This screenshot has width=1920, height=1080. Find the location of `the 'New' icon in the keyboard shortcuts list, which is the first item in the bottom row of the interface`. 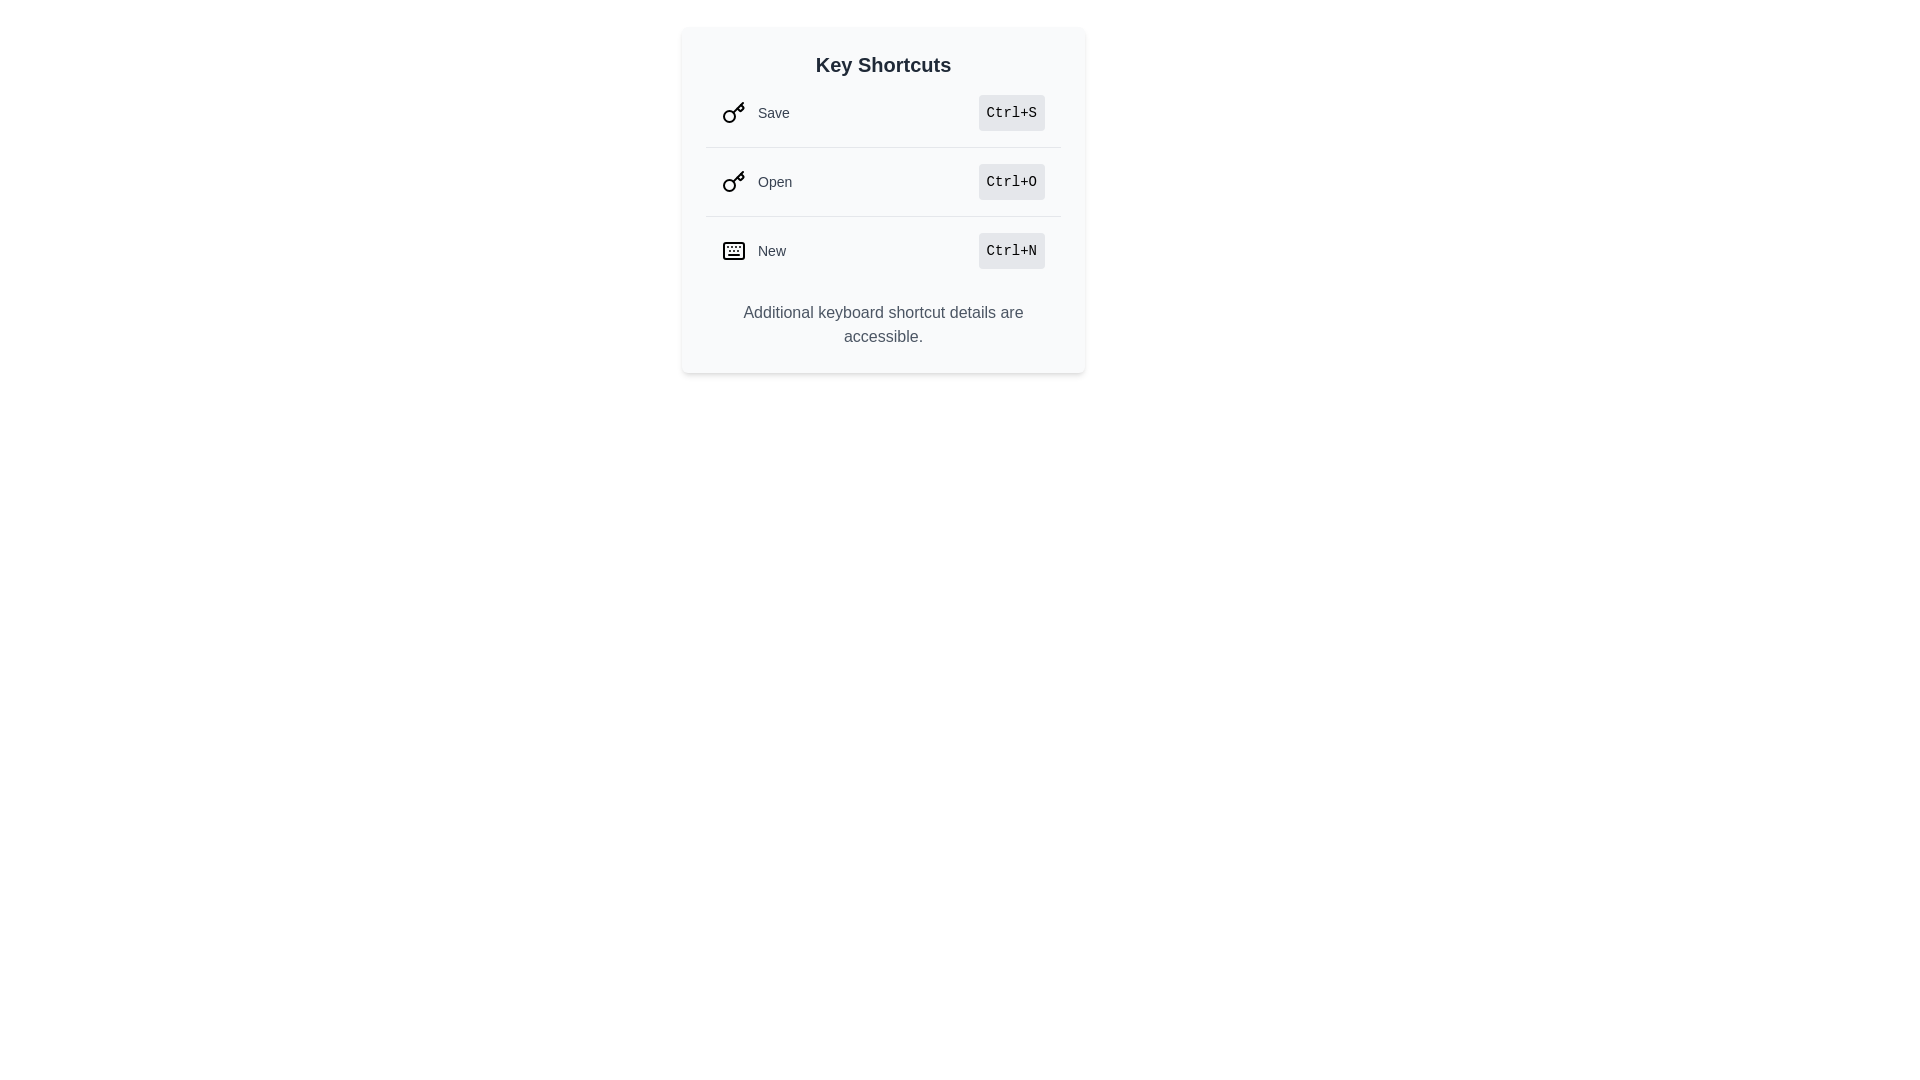

the 'New' icon in the keyboard shortcuts list, which is the first item in the bottom row of the interface is located at coordinates (733, 249).